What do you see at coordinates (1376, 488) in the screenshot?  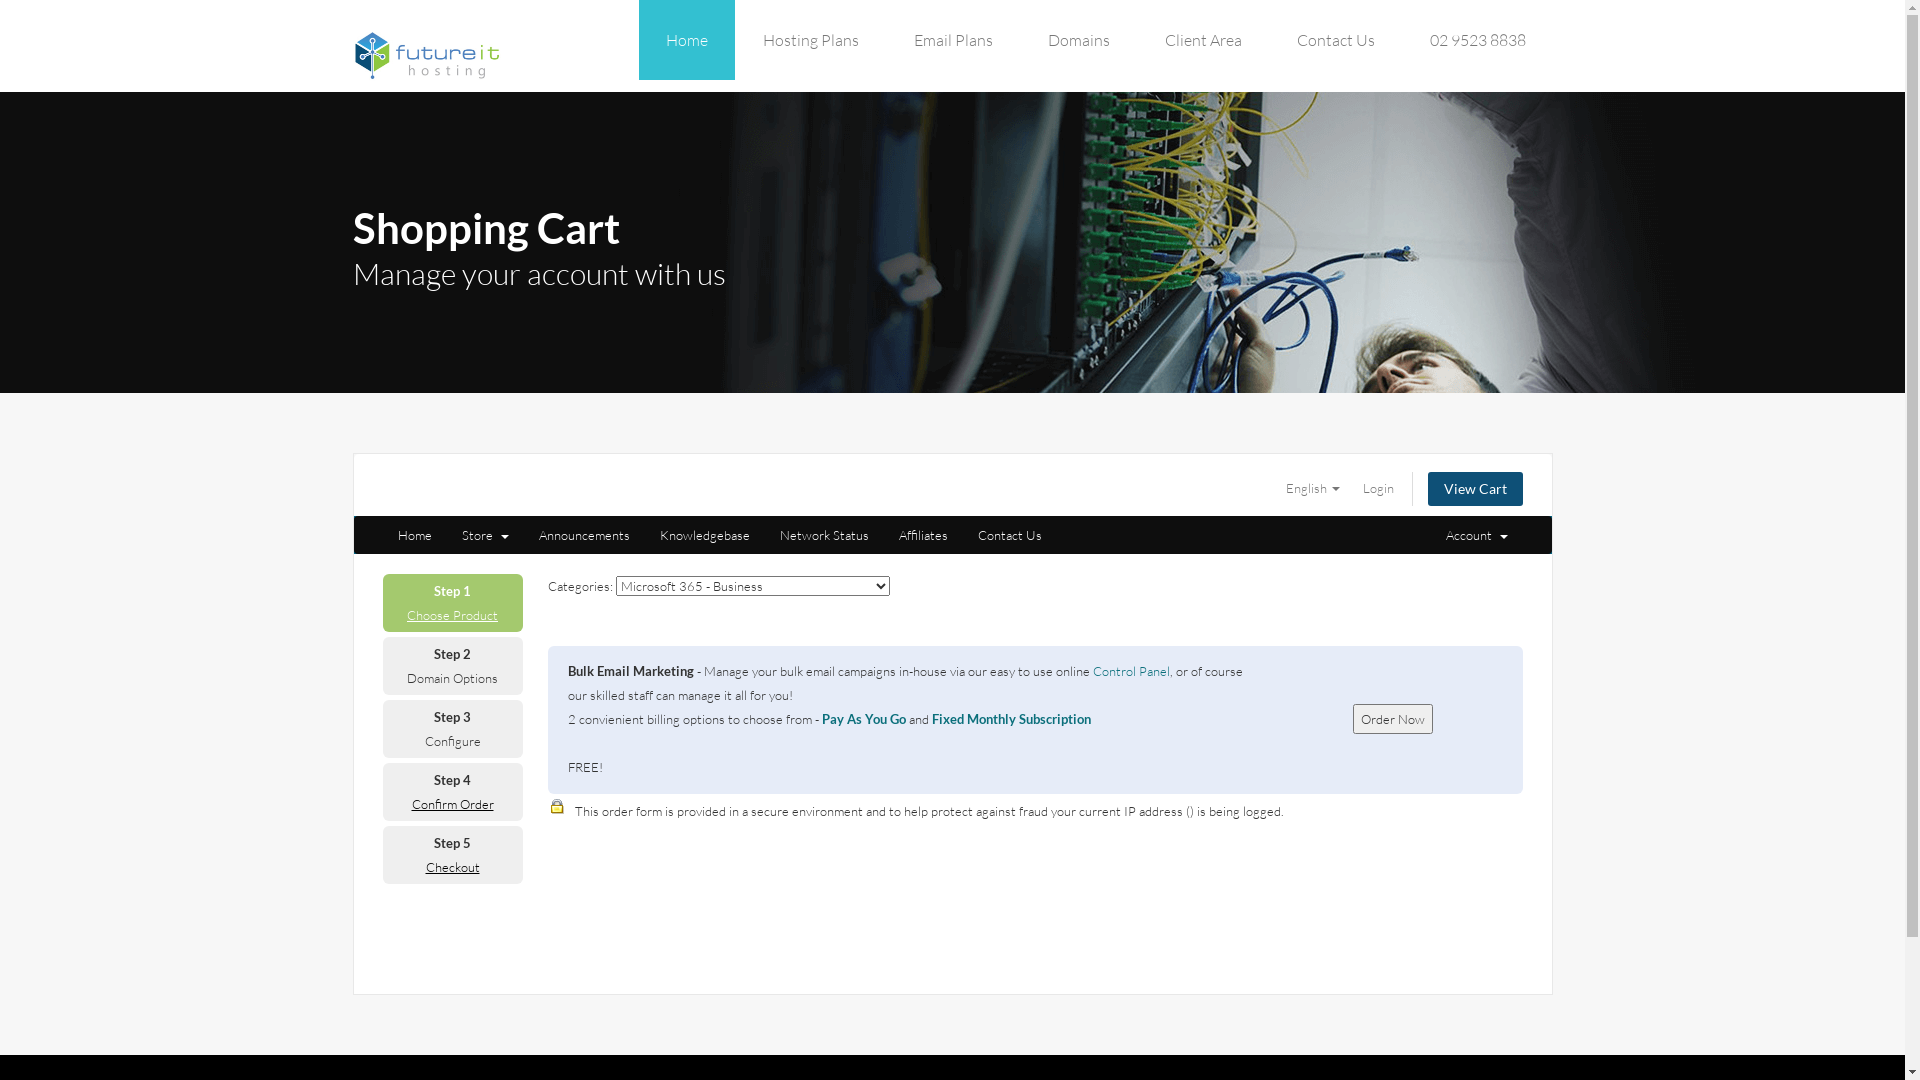 I see `'Login'` at bounding box center [1376, 488].